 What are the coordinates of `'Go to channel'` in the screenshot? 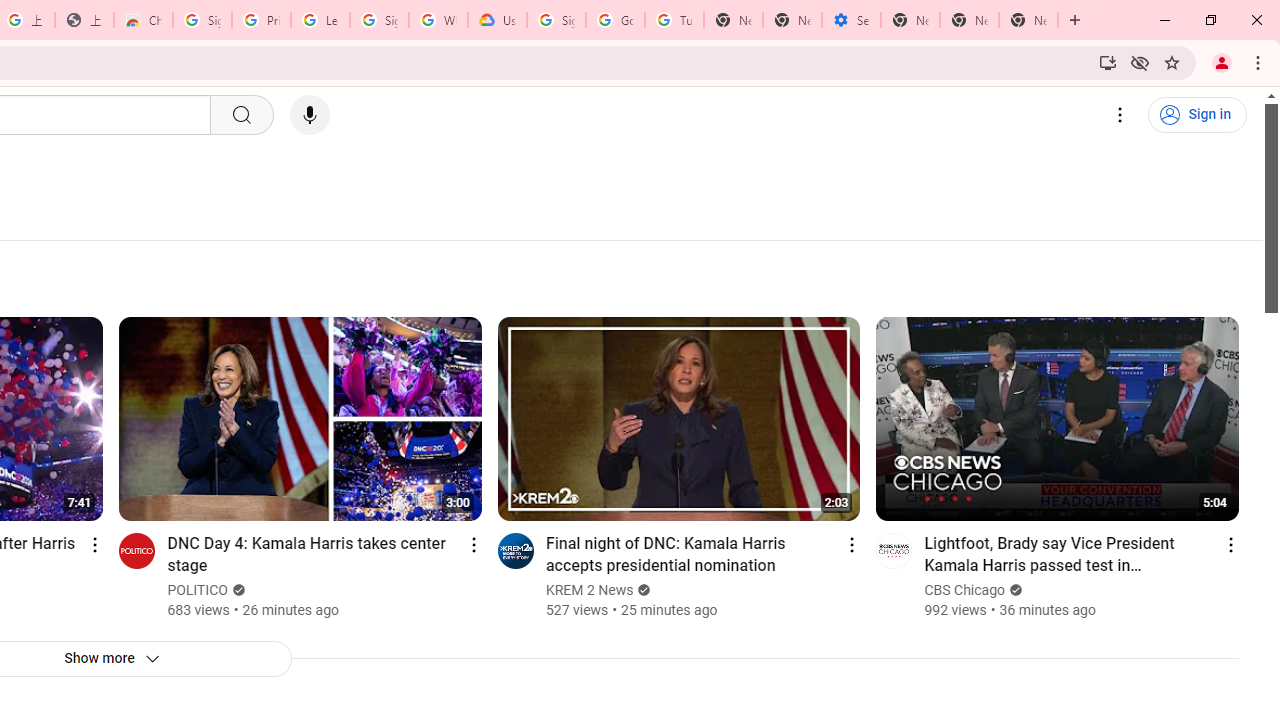 It's located at (893, 550).